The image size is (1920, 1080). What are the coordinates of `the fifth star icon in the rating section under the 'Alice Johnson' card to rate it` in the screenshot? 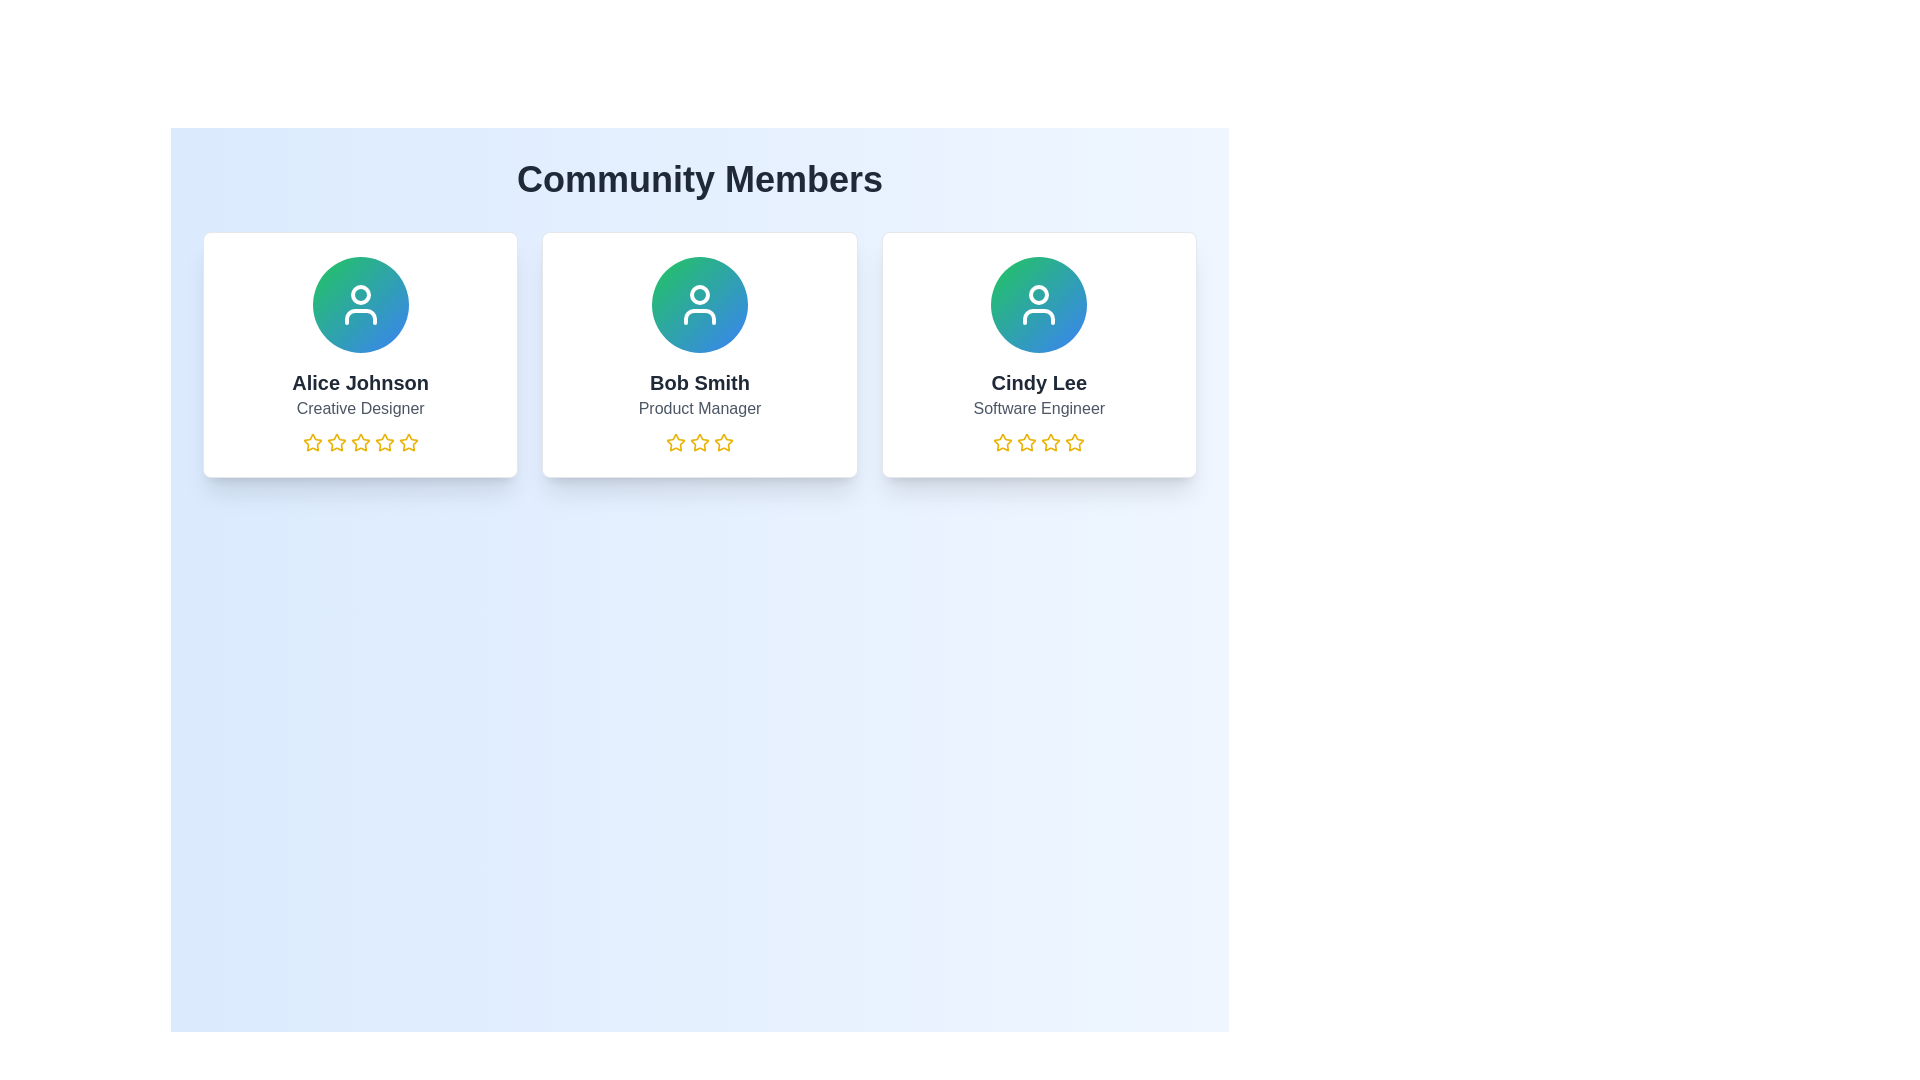 It's located at (407, 441).